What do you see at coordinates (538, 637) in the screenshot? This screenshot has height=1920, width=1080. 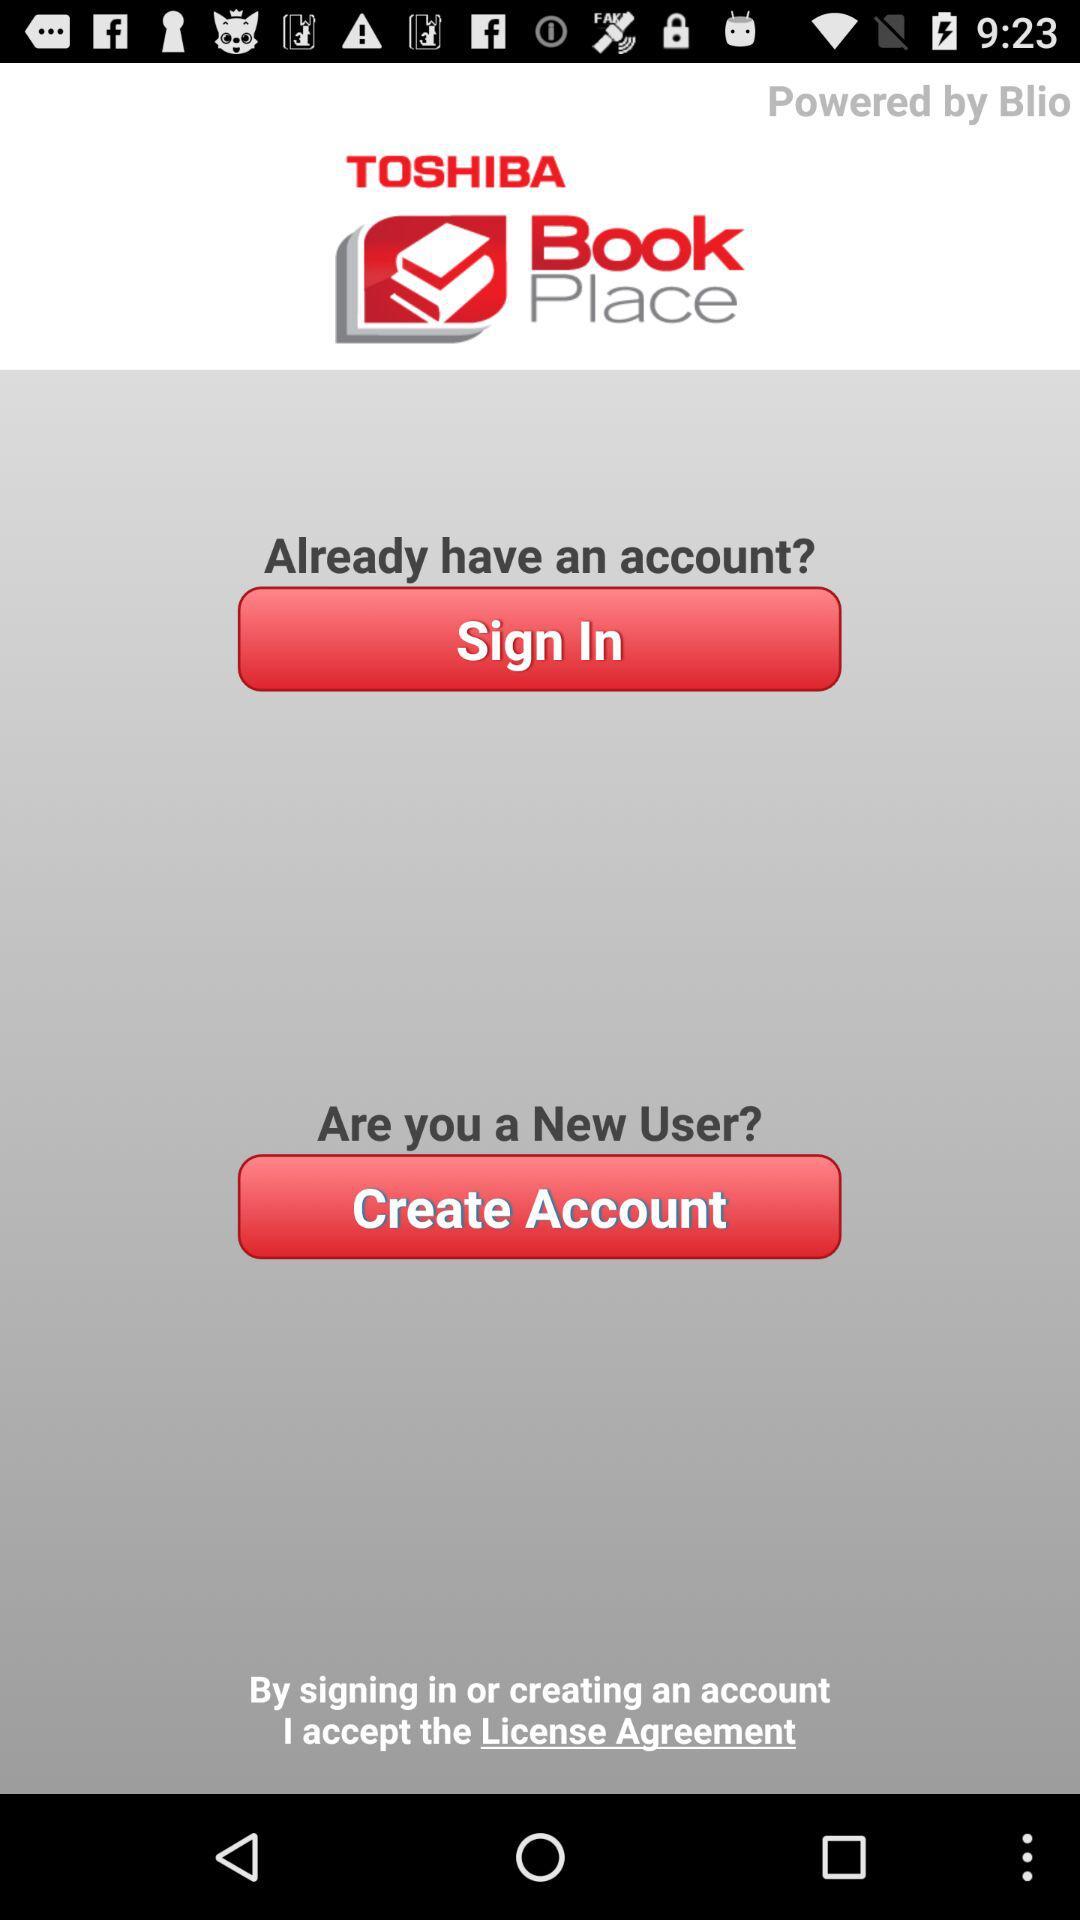 I see `the icon below already have an` at bounding box center [538, 637].